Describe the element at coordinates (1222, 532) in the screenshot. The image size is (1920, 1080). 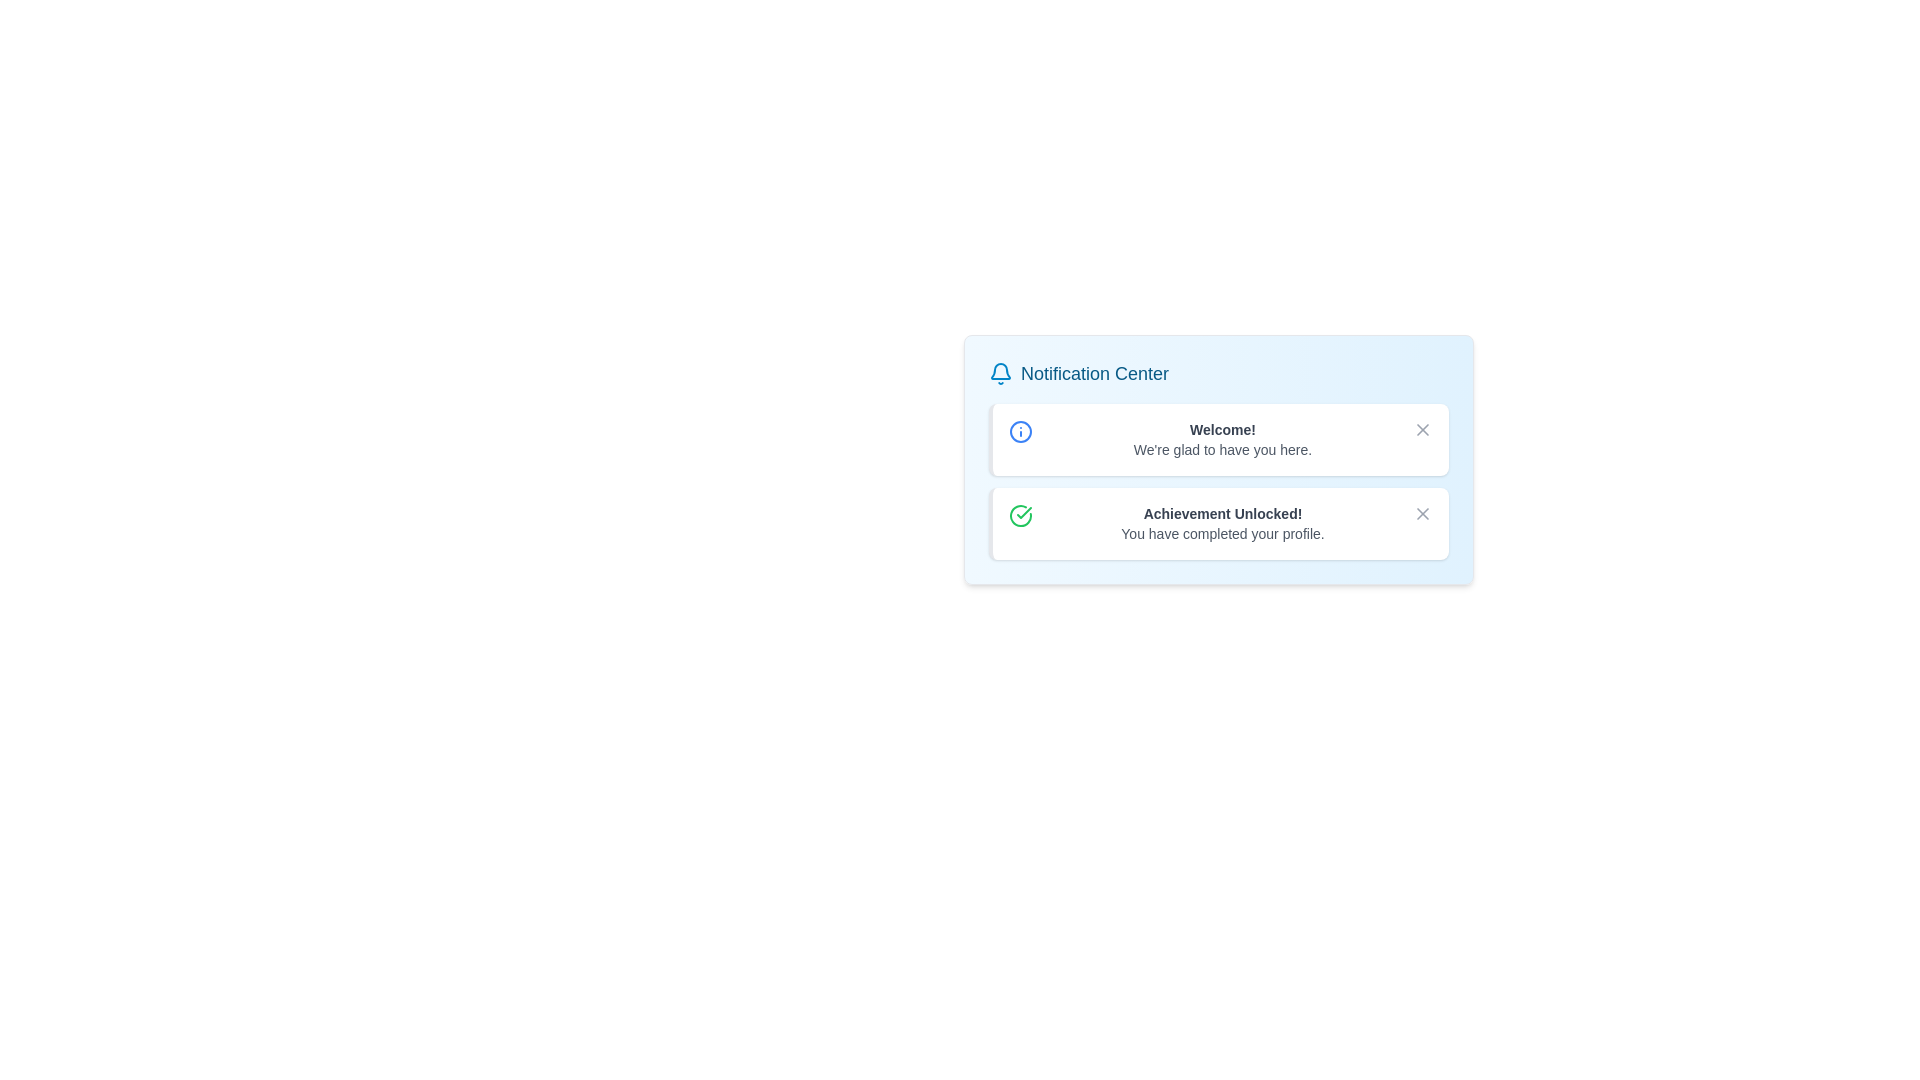
I see `text label that indicates successful profile completion, located in the second notification card beneath the 'Achievement Unlocked!' text` at that location.